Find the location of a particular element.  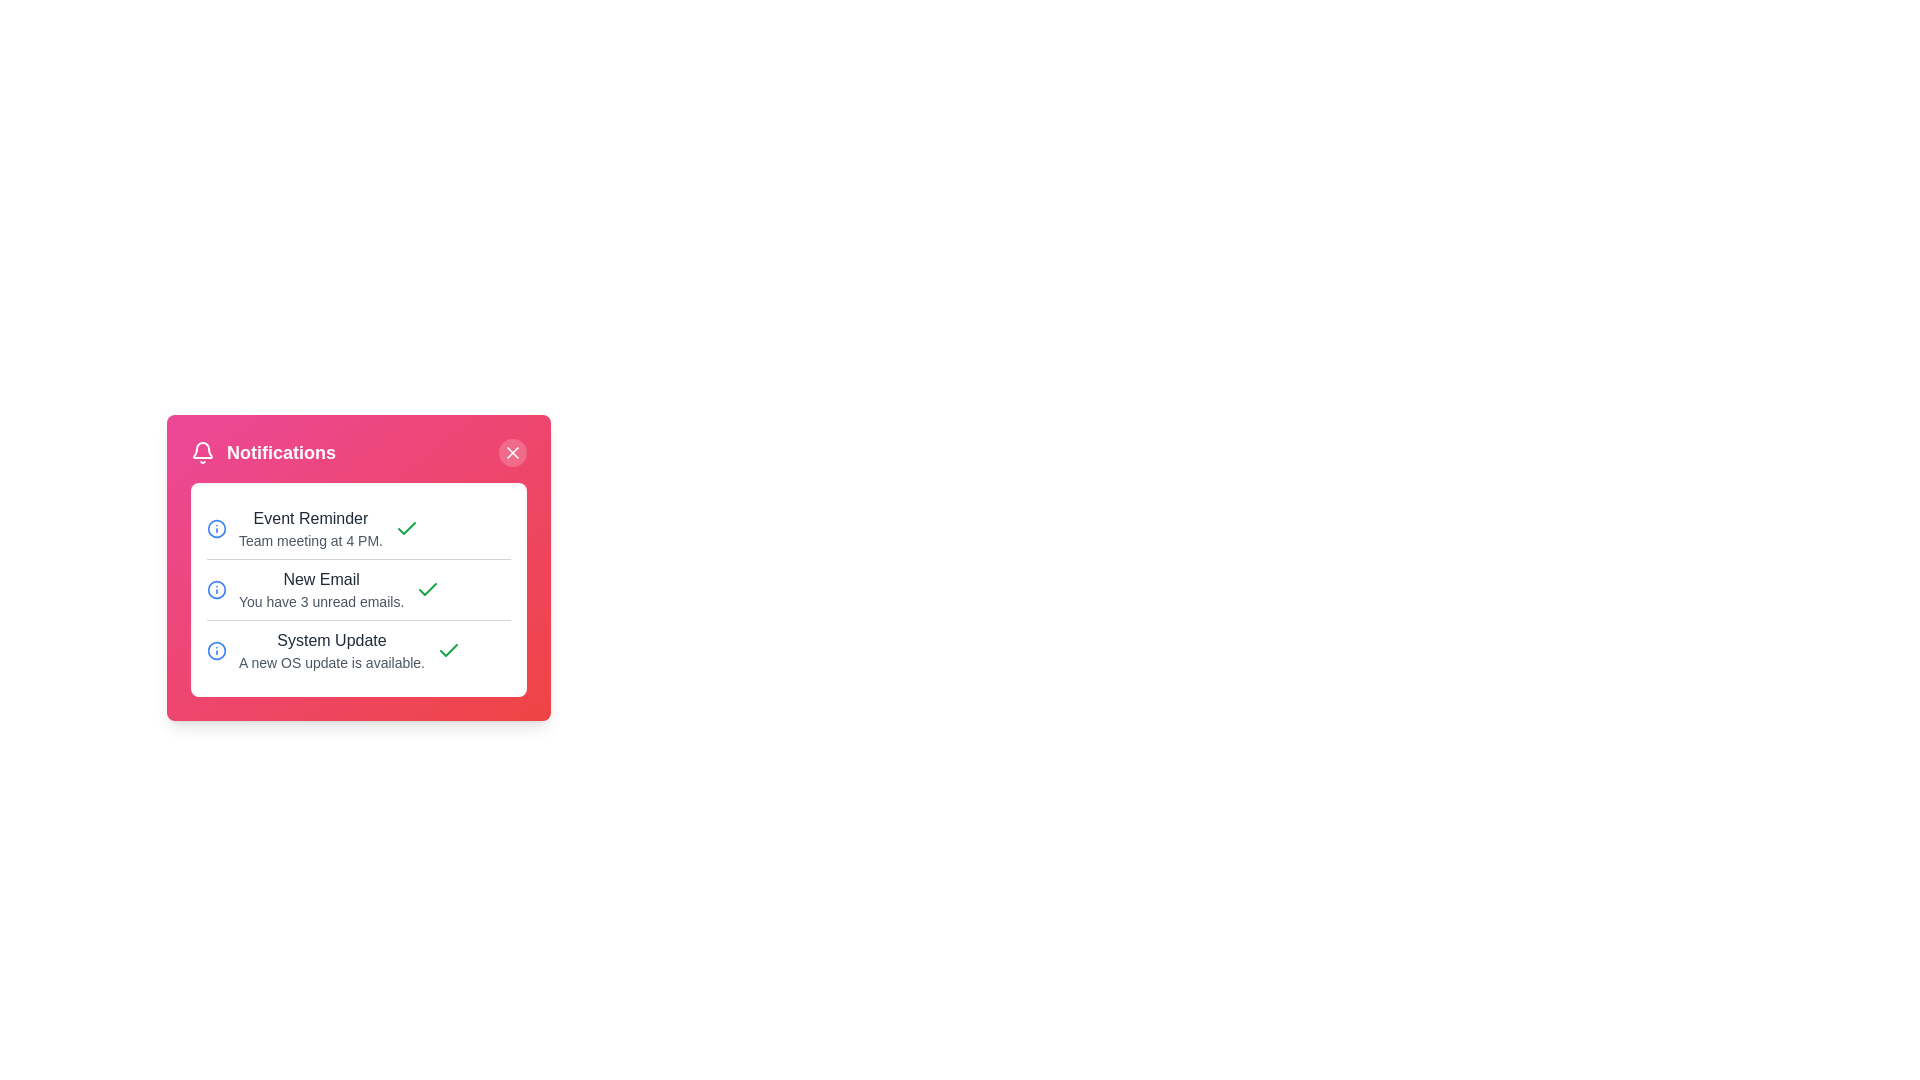

additional descriptive information text located in the bottom section of the 'System Update' notification card, aligned leftward and positioned below the bold heading and above the horizontal divider is located at coordinates (331, 663).